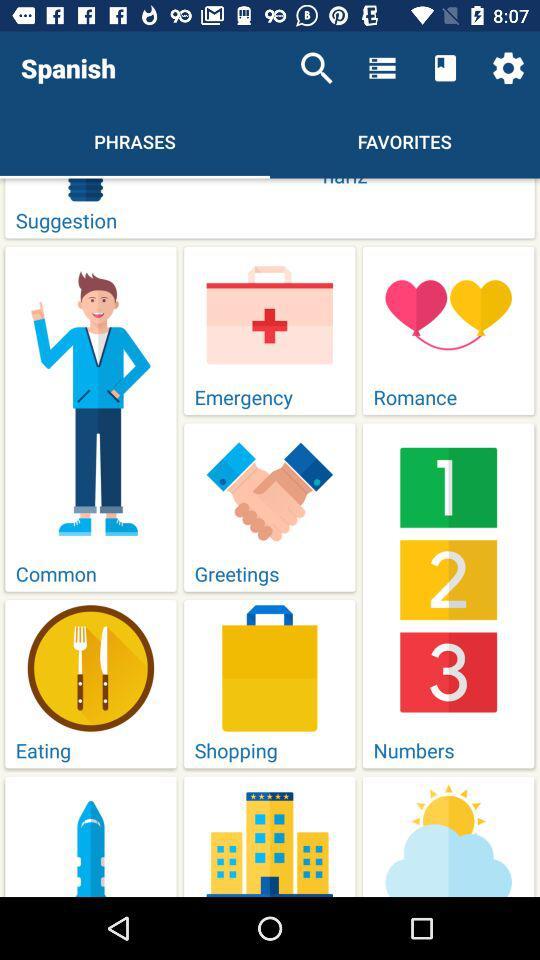  I want to click on icon to the right of spanish item, so click(316, 68).